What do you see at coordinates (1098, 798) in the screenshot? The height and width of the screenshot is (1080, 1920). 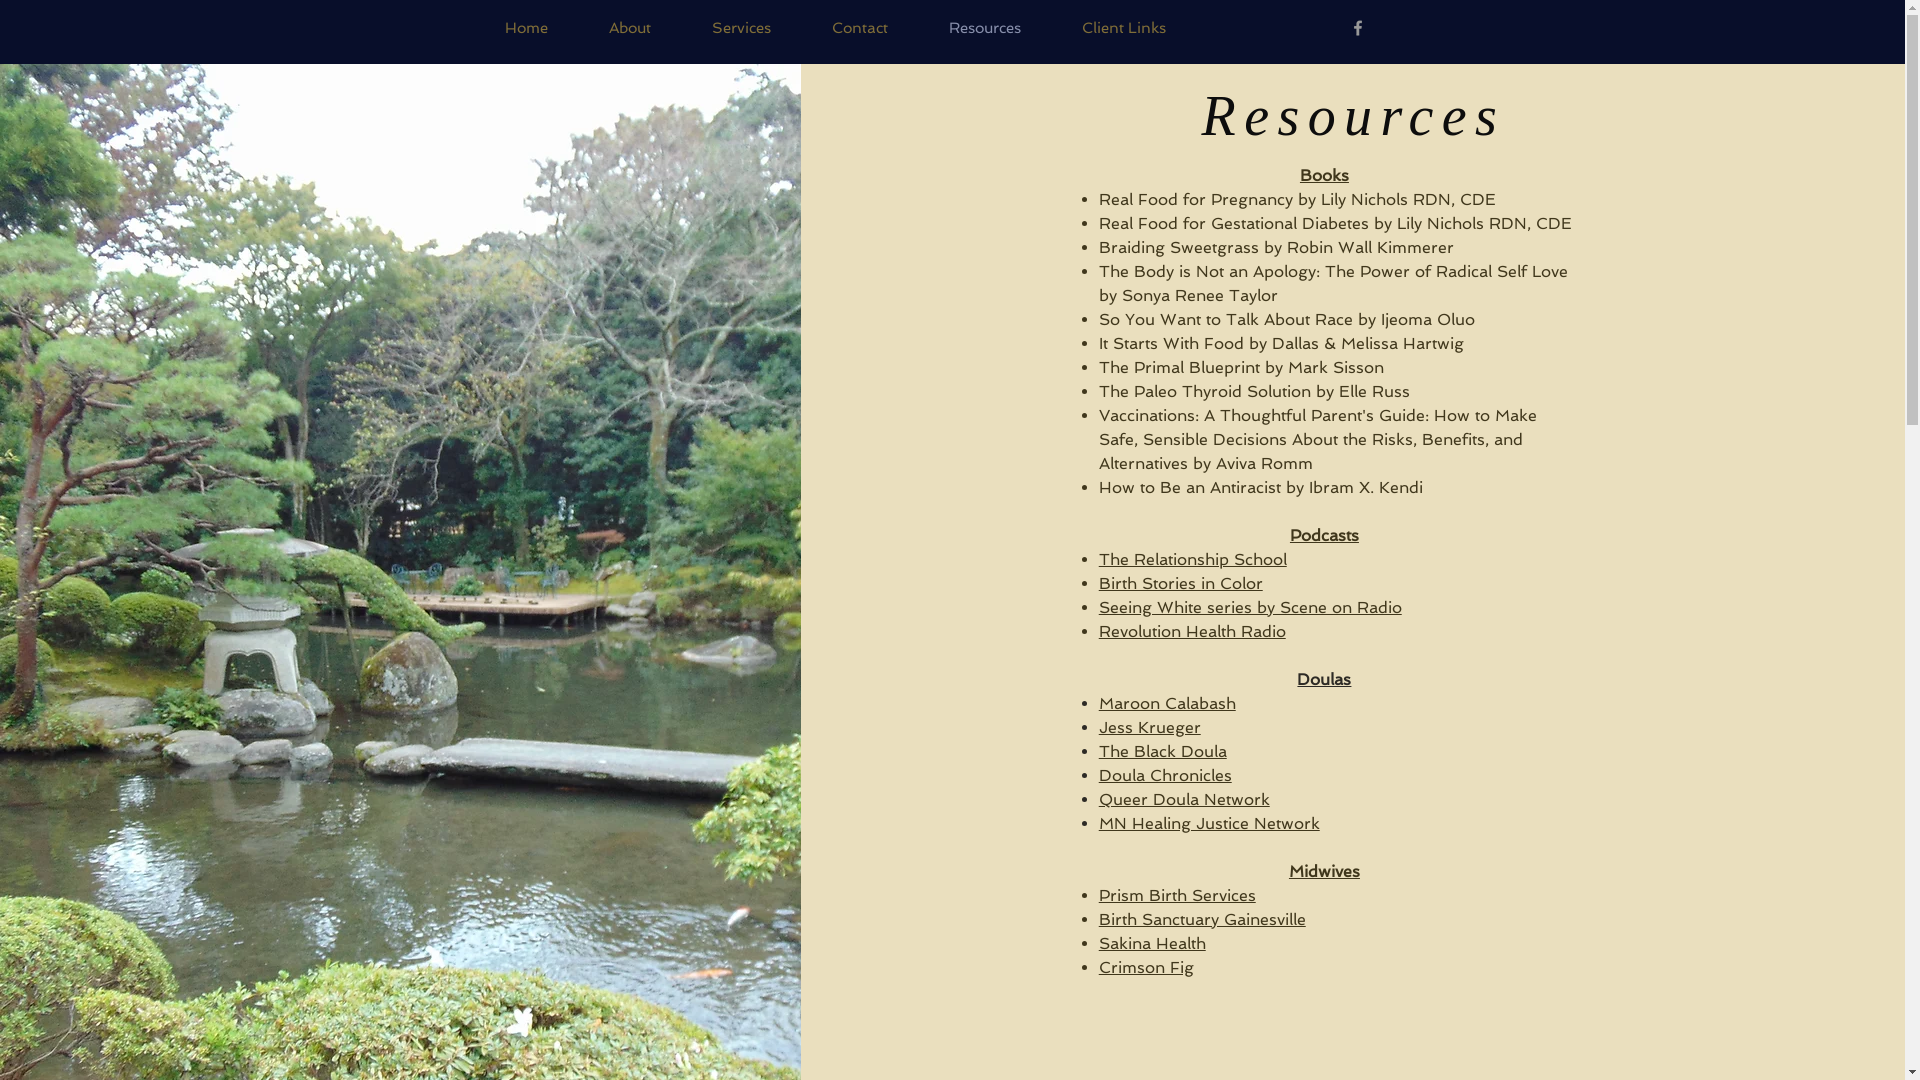 I see `'Queer Doula Network'` at bounding box center [1098, 798].